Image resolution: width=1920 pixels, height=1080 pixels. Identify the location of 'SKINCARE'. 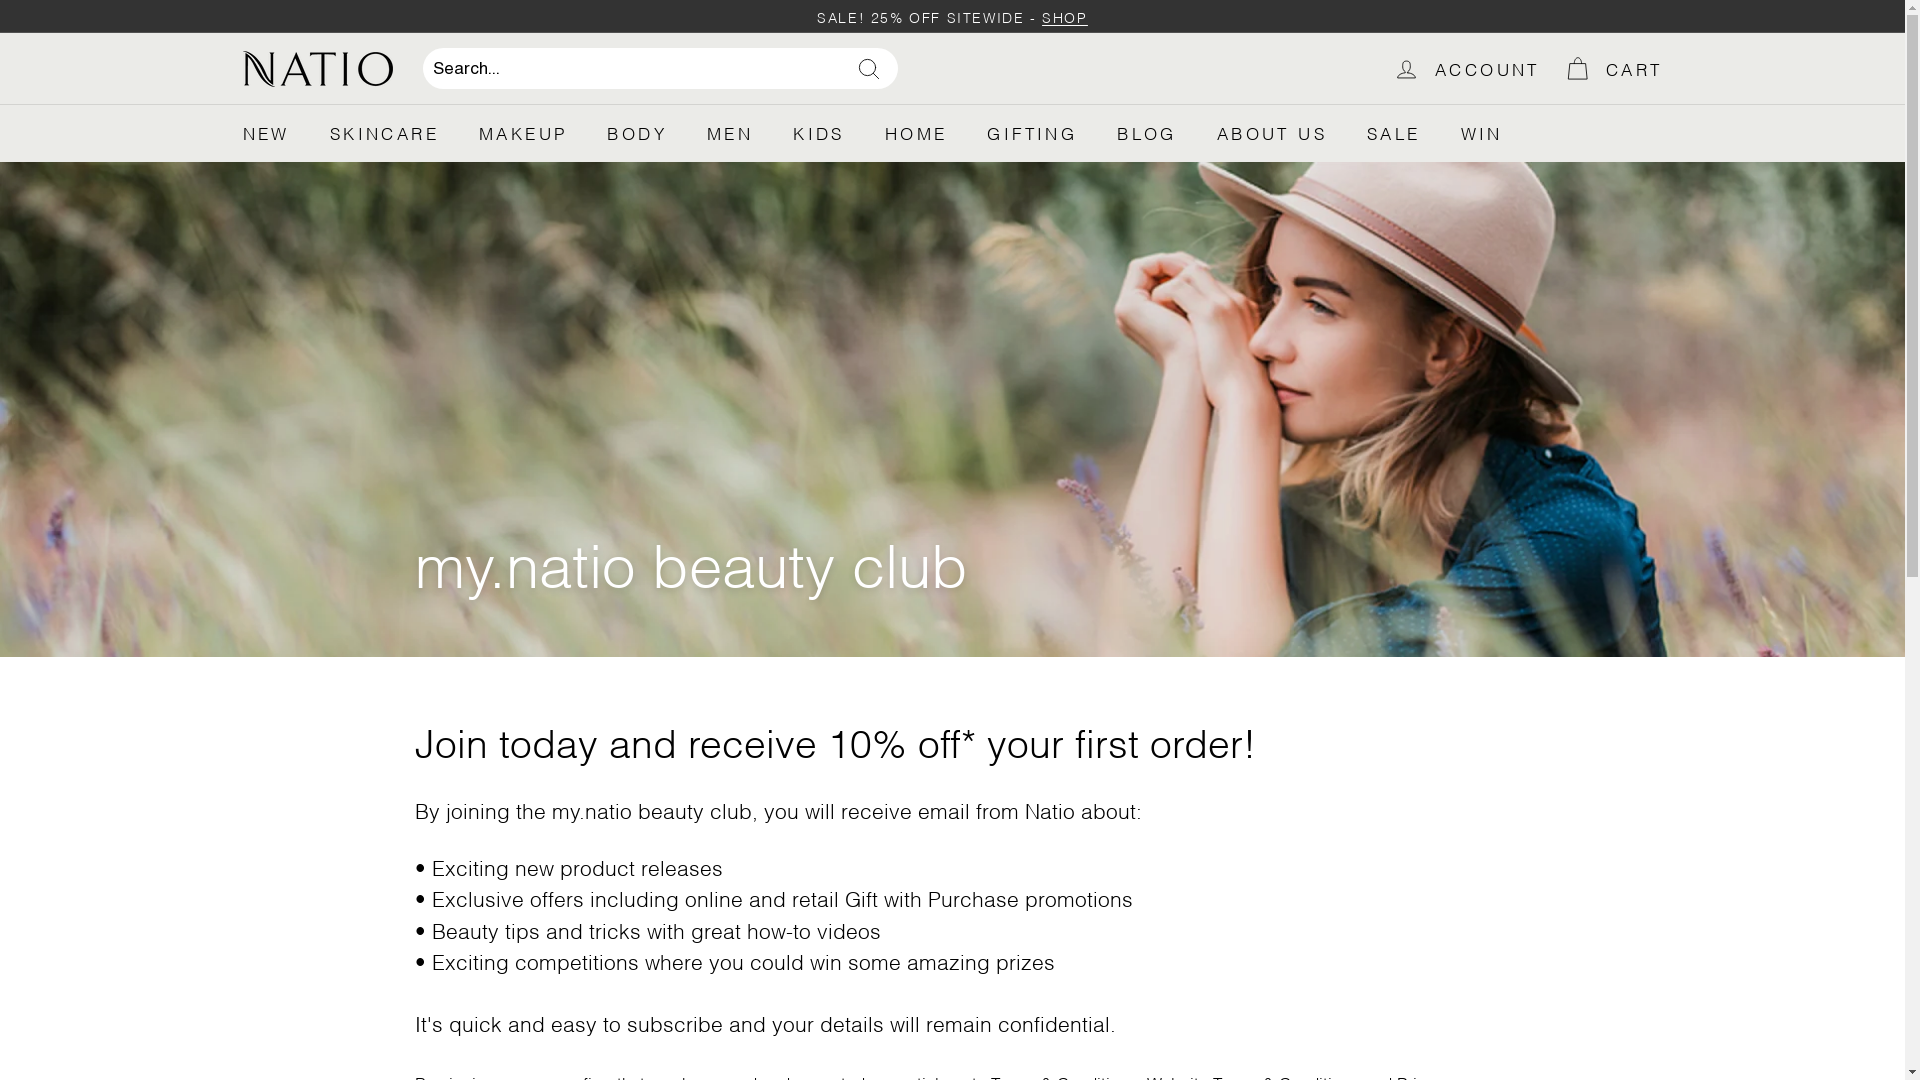
(384, 132).